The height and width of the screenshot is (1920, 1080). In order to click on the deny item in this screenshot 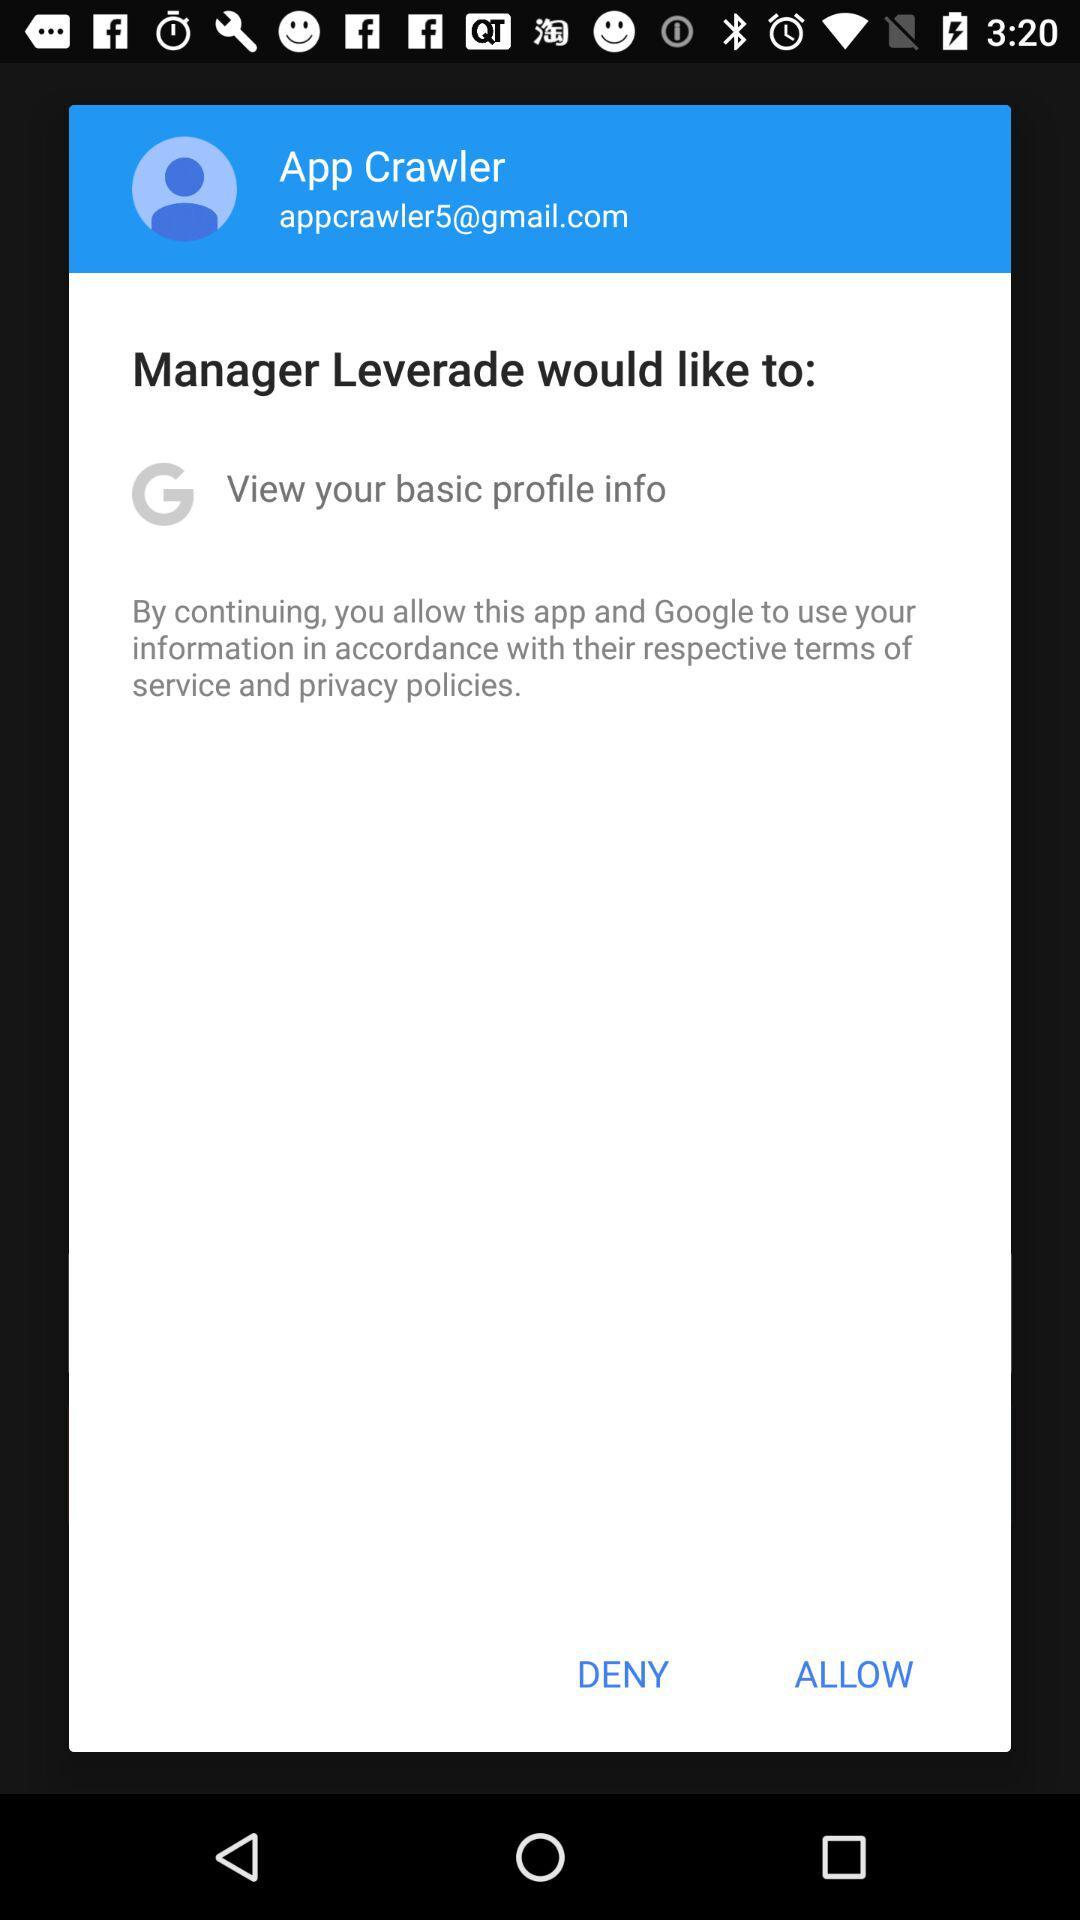, I will do `click(621, 1673)`.